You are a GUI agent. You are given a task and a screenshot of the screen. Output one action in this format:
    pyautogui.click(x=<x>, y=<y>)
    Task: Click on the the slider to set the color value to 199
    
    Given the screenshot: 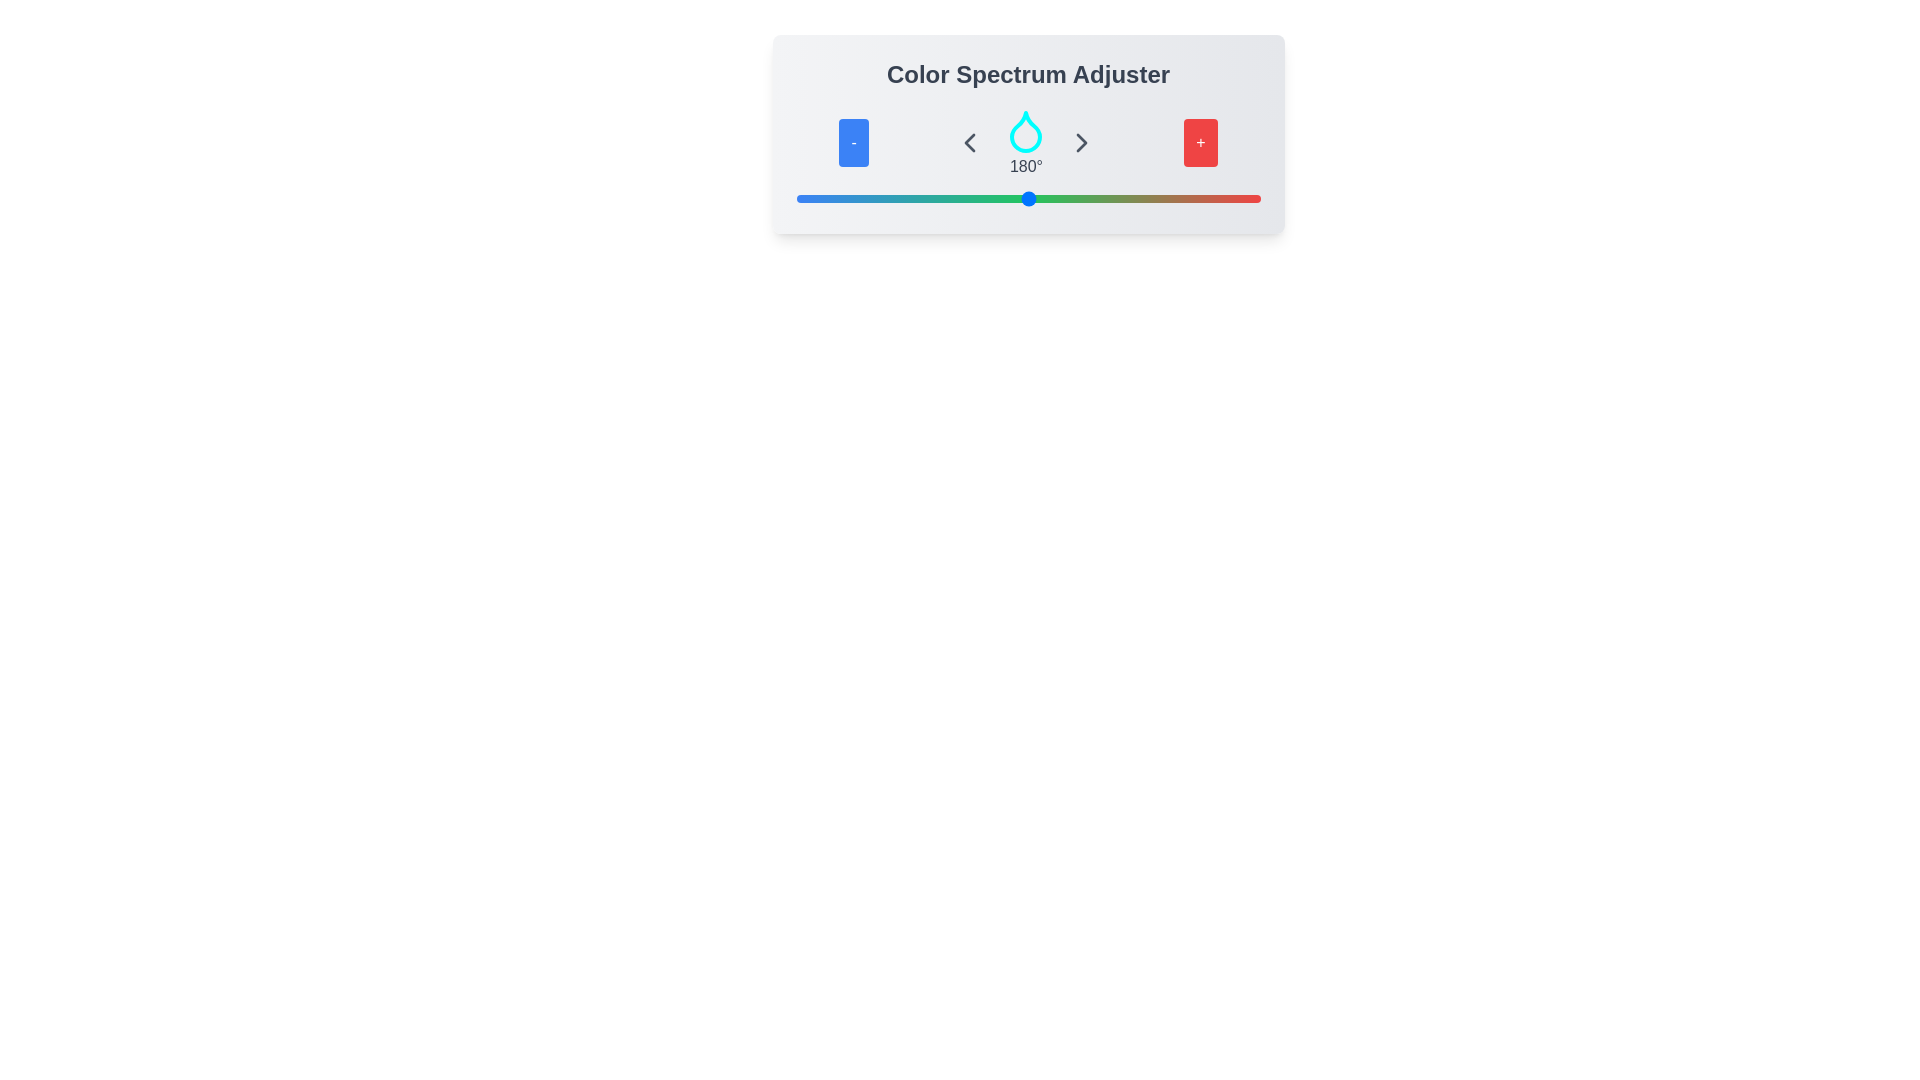 What is the action you would take?
    pyautogui.click(x=1051, y=199)
    